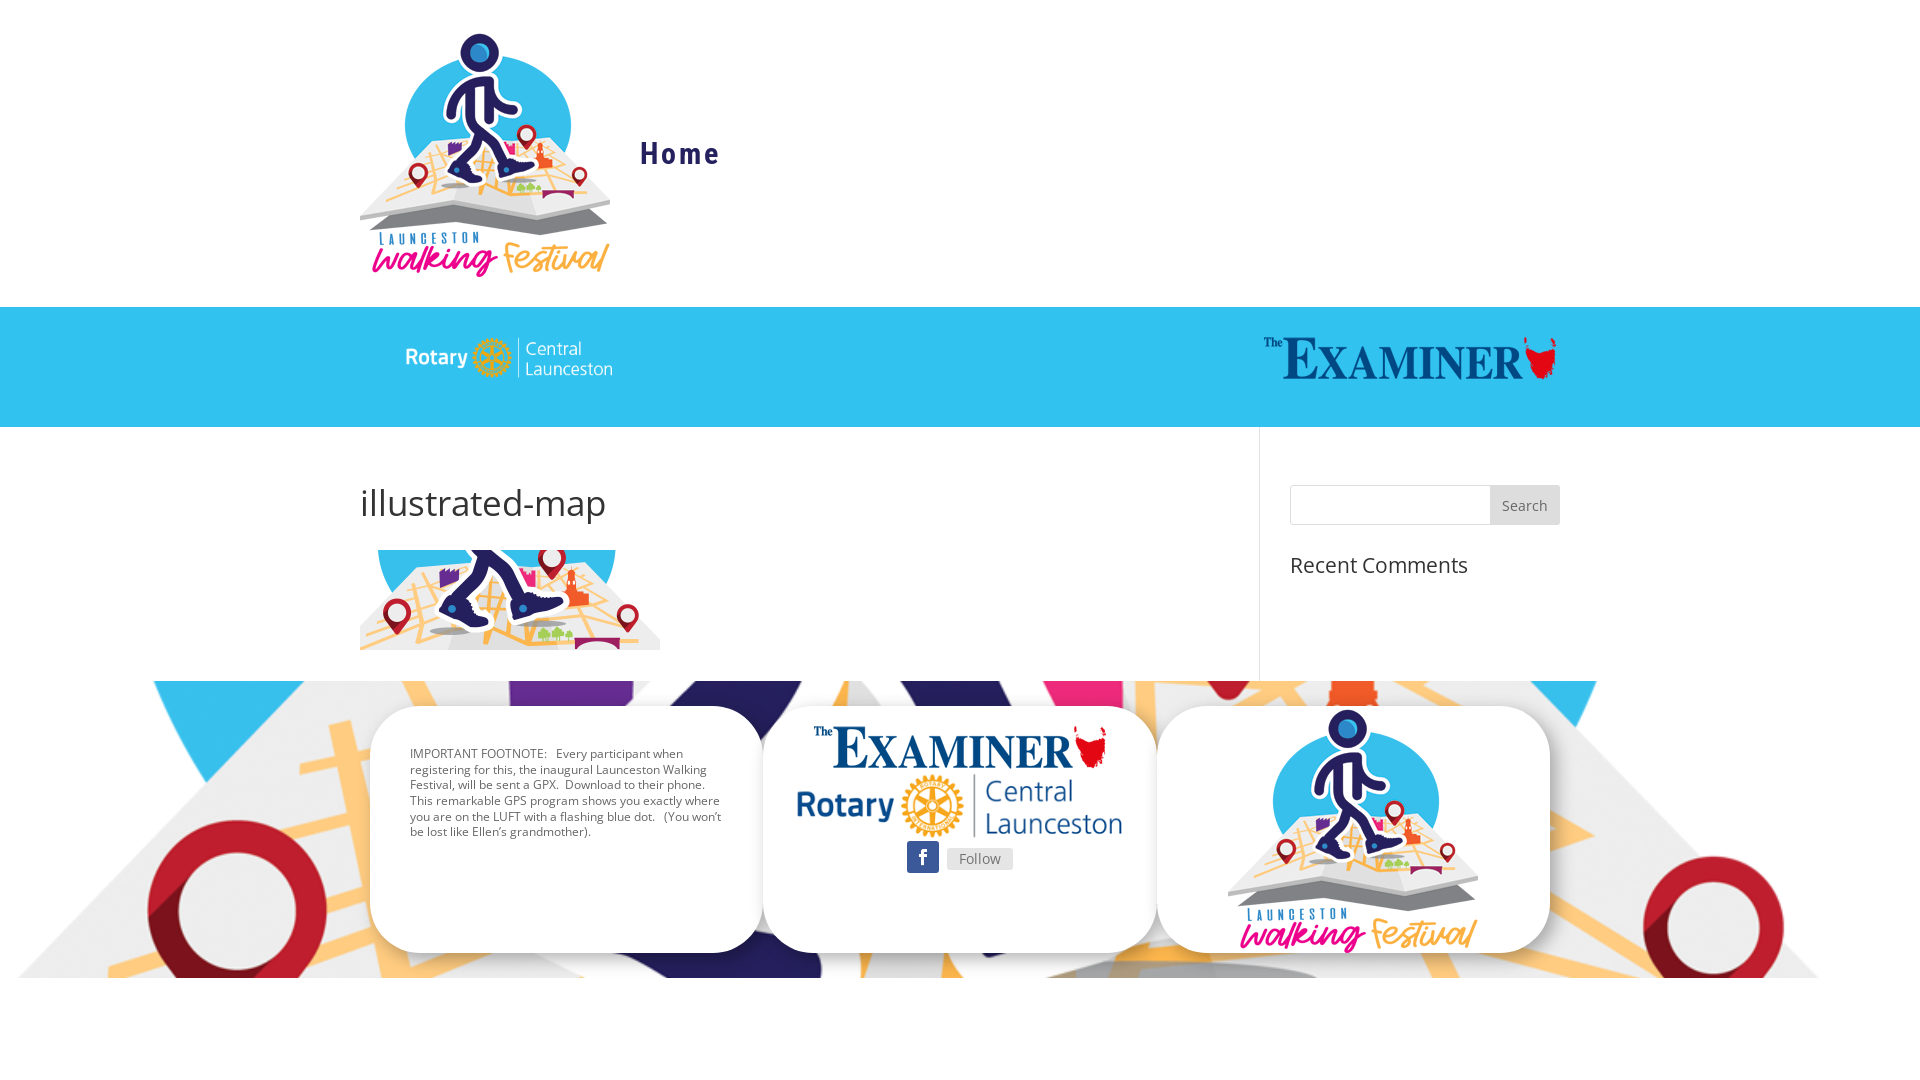 The width and height of the screenshot is (1920, 1080). Describe the element at coordinates (680, 152) in the screenshot. I see `'Home'` at that location.